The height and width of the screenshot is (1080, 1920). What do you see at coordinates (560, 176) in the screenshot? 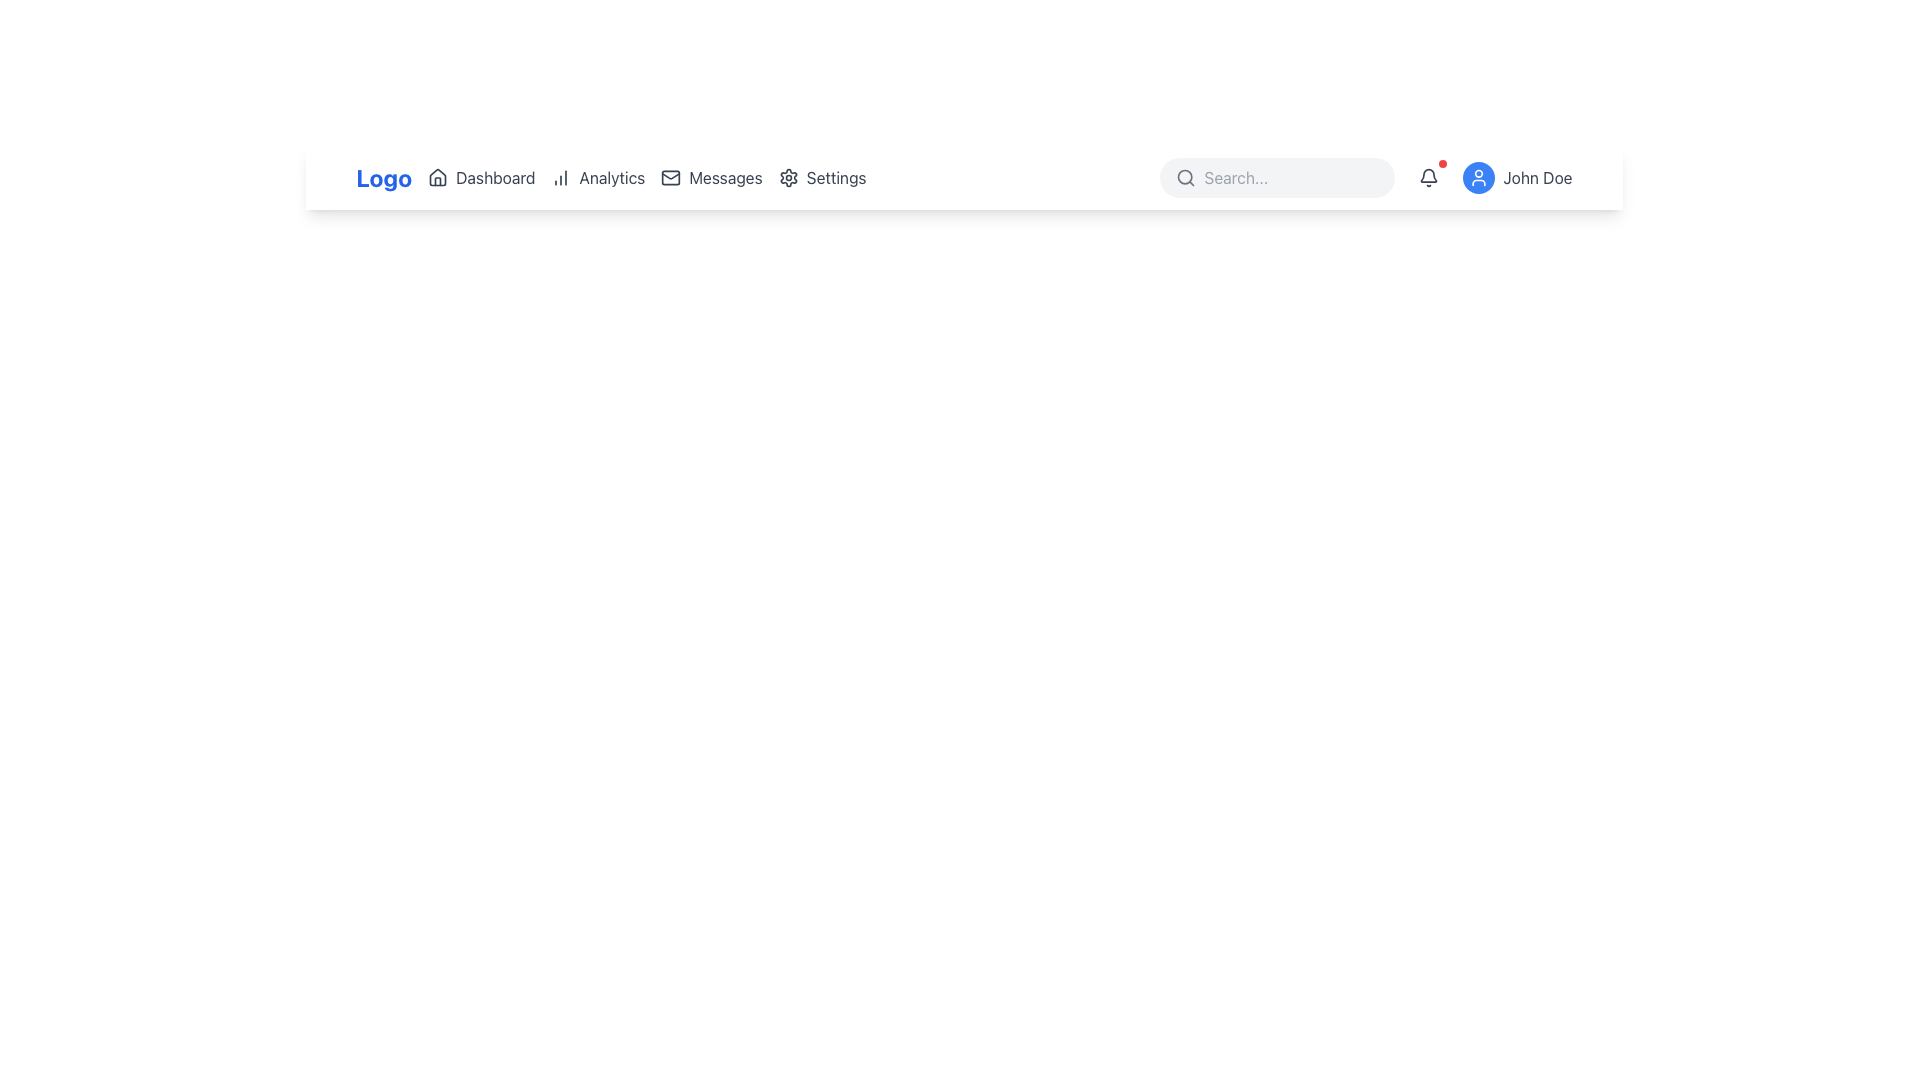
I see `the icon representing a vertical bar chart located to the left of the 'Analytics' text label in the main navigation bar` at bounding box center [560, 176].